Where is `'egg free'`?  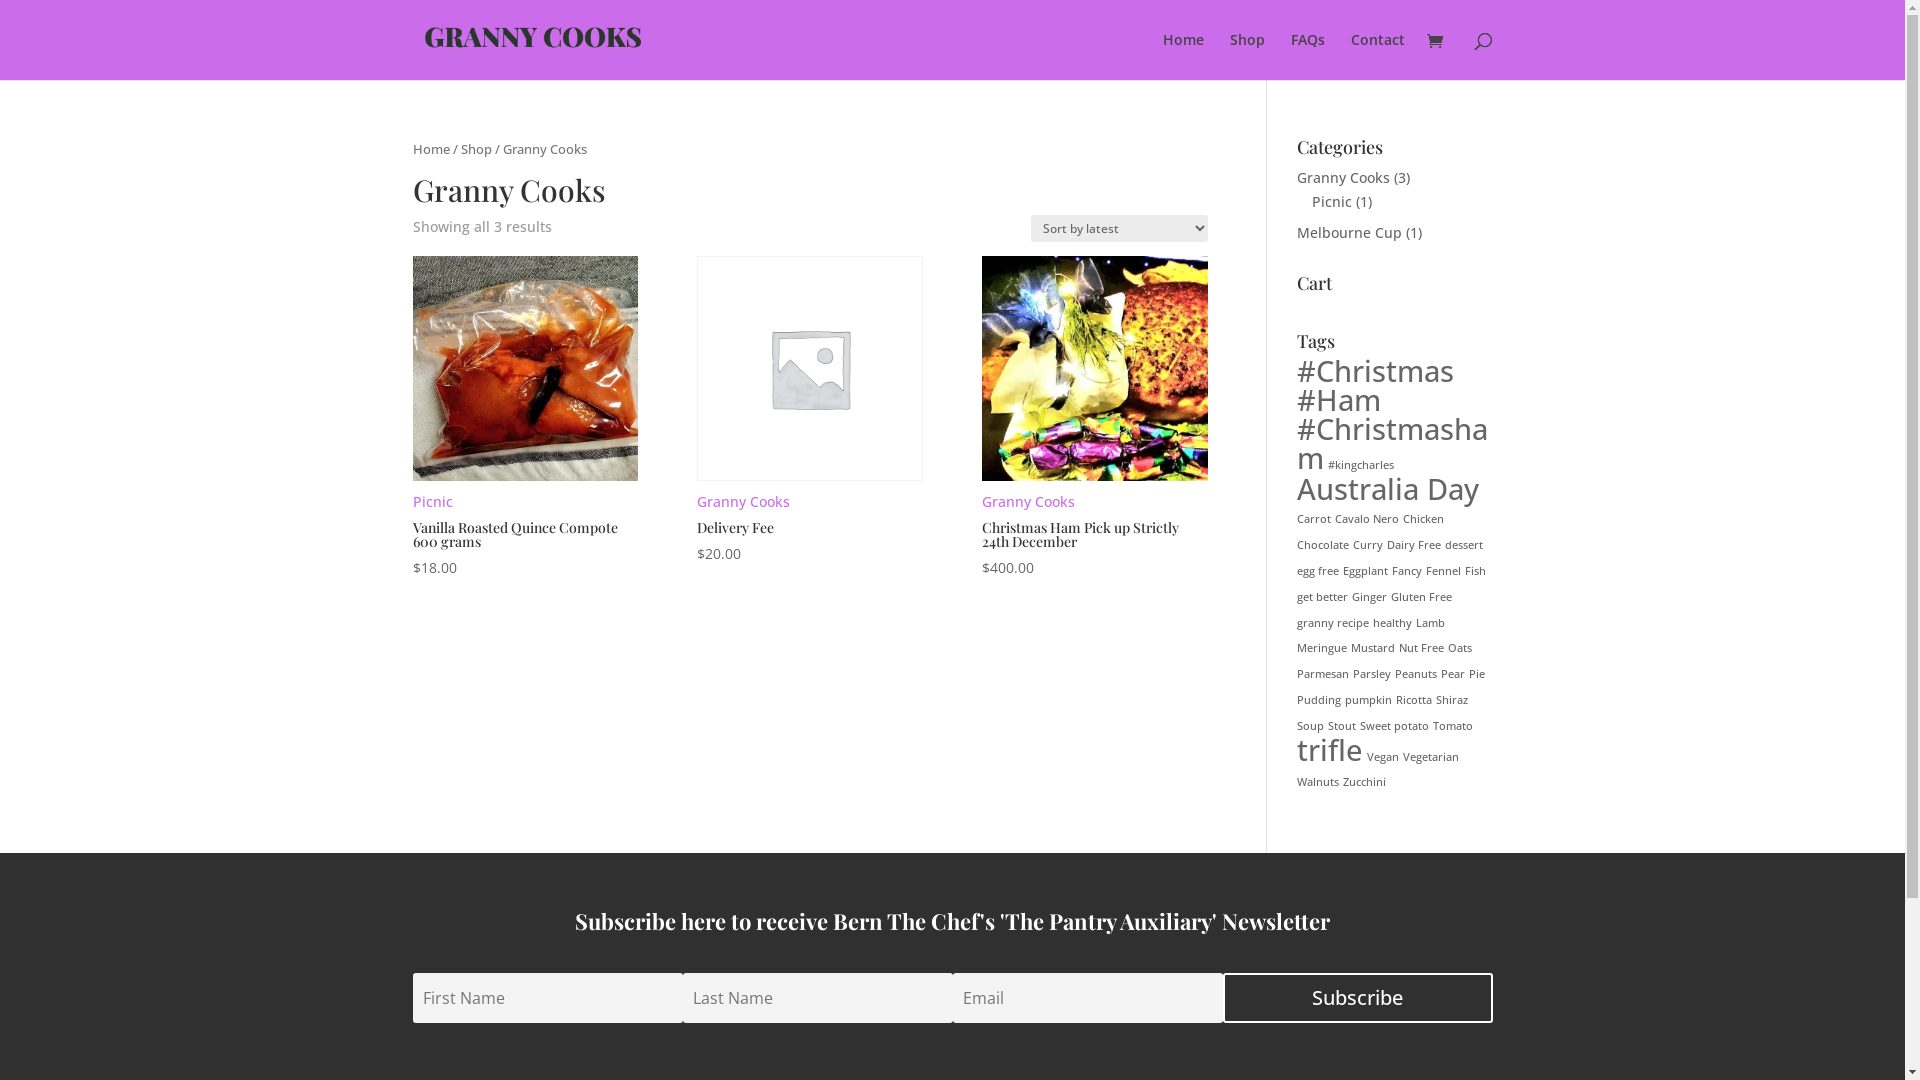
'egg free' is located at coordinates (1296, 570).